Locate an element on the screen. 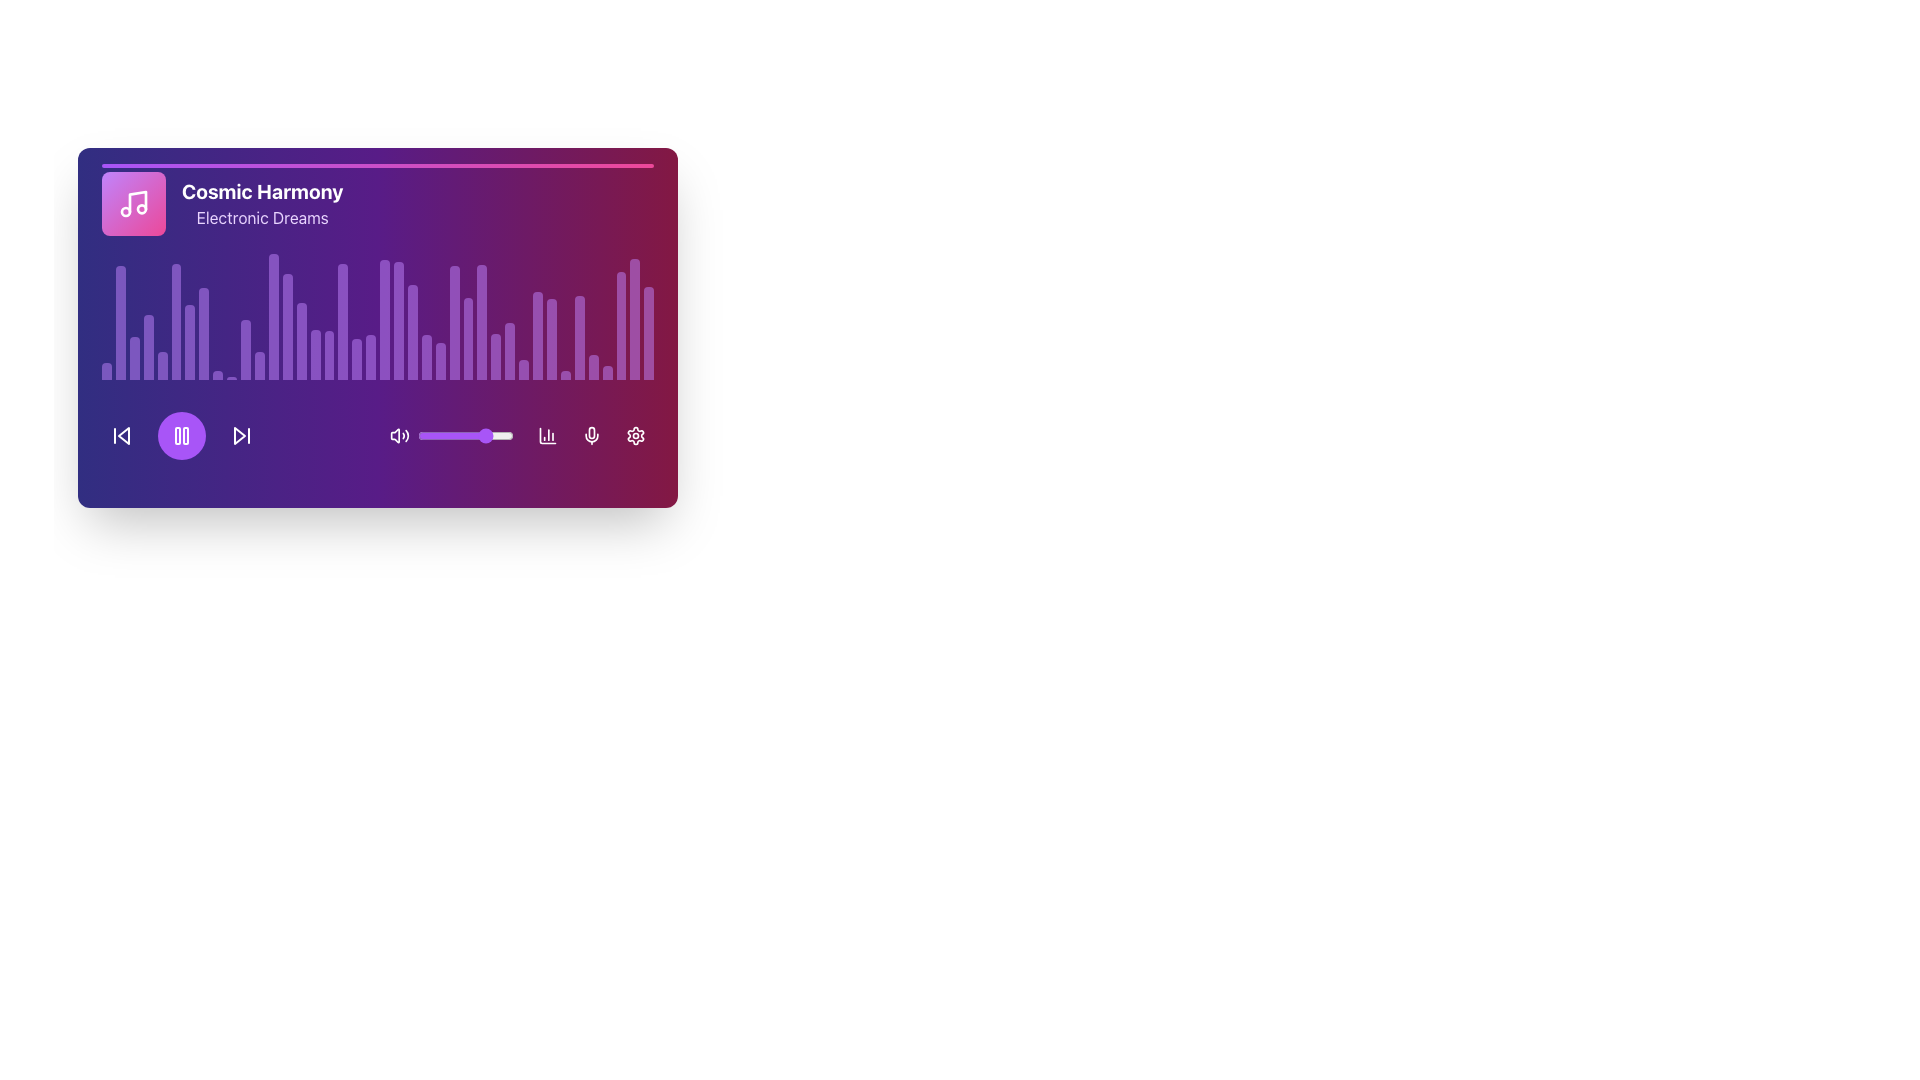  the 27th vertical bar in the music visualization interface, which is styled in a semi-transparent purple color and is part of the 'Cosmic Harmony' track visualization is located at coordinates (467, 337).